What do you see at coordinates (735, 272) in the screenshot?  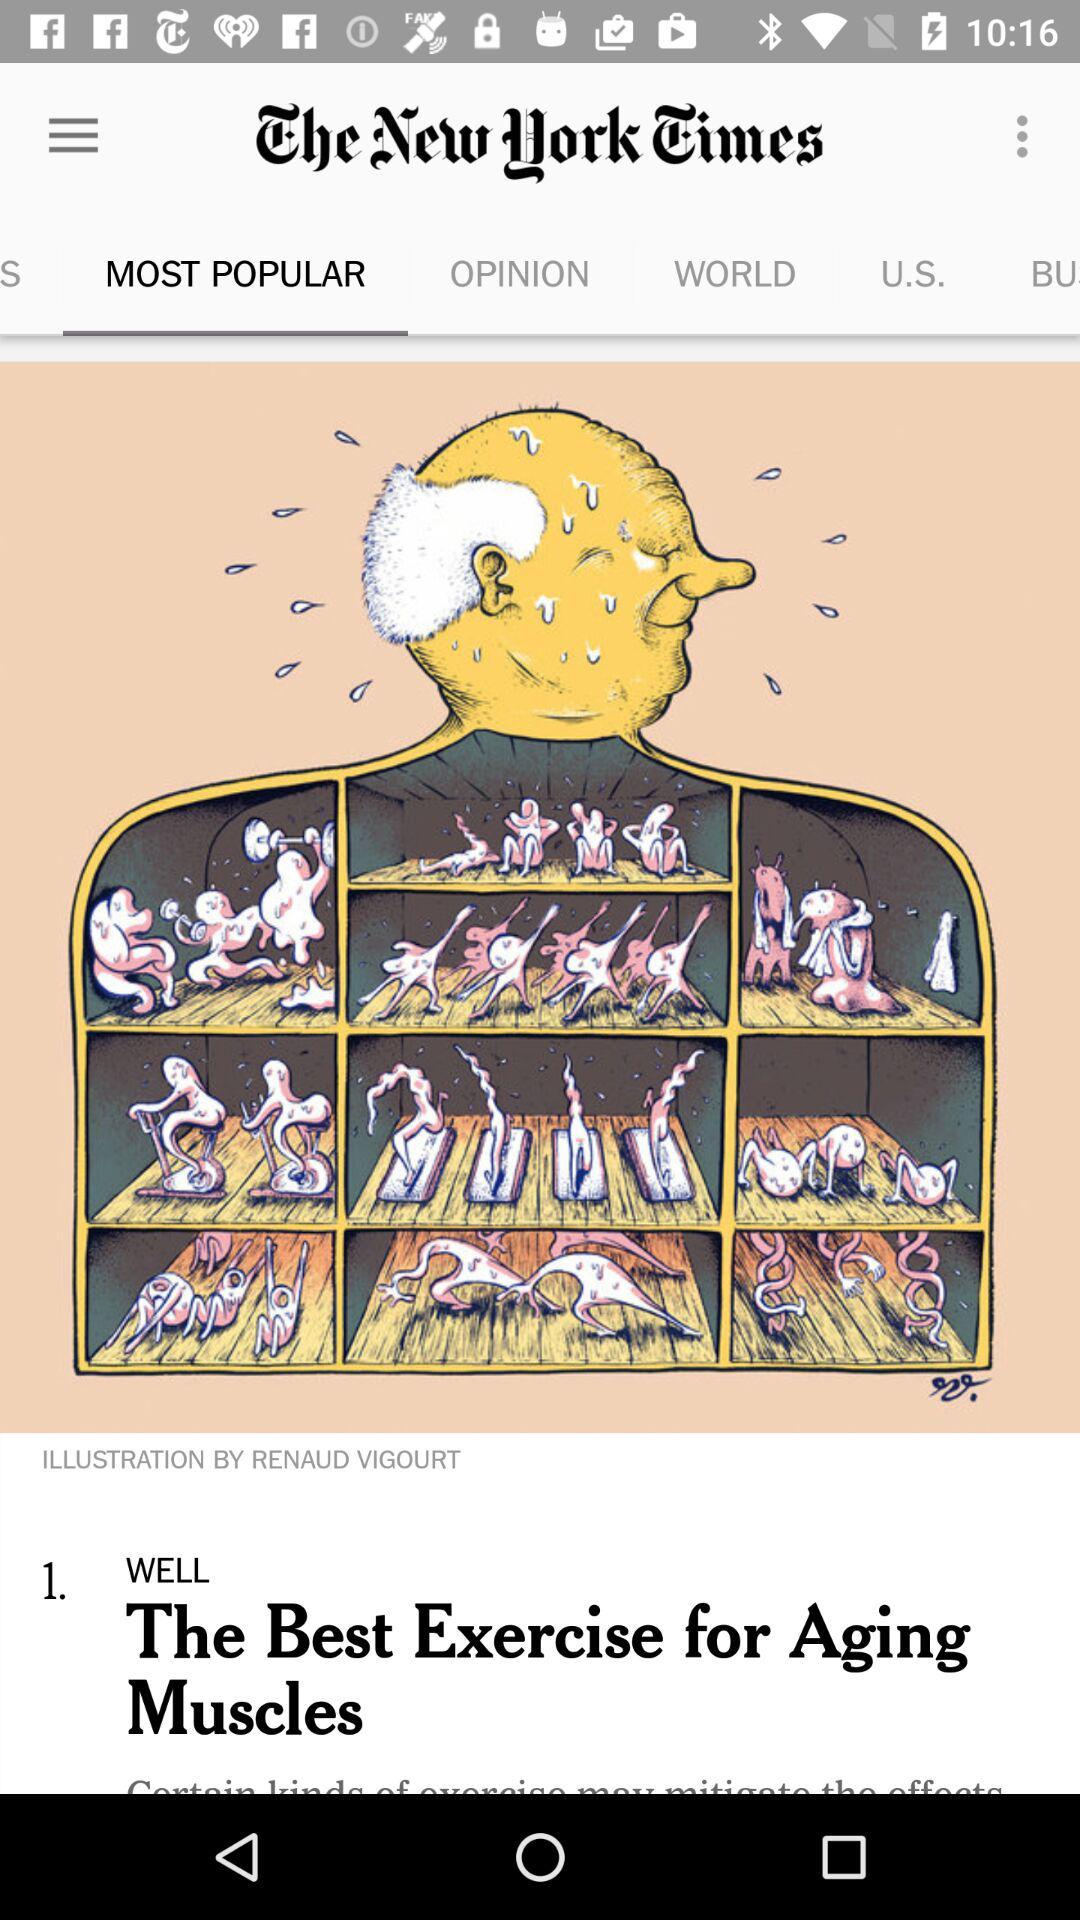 I see `the icon next to u.s.` at bounding box center [735, 272].